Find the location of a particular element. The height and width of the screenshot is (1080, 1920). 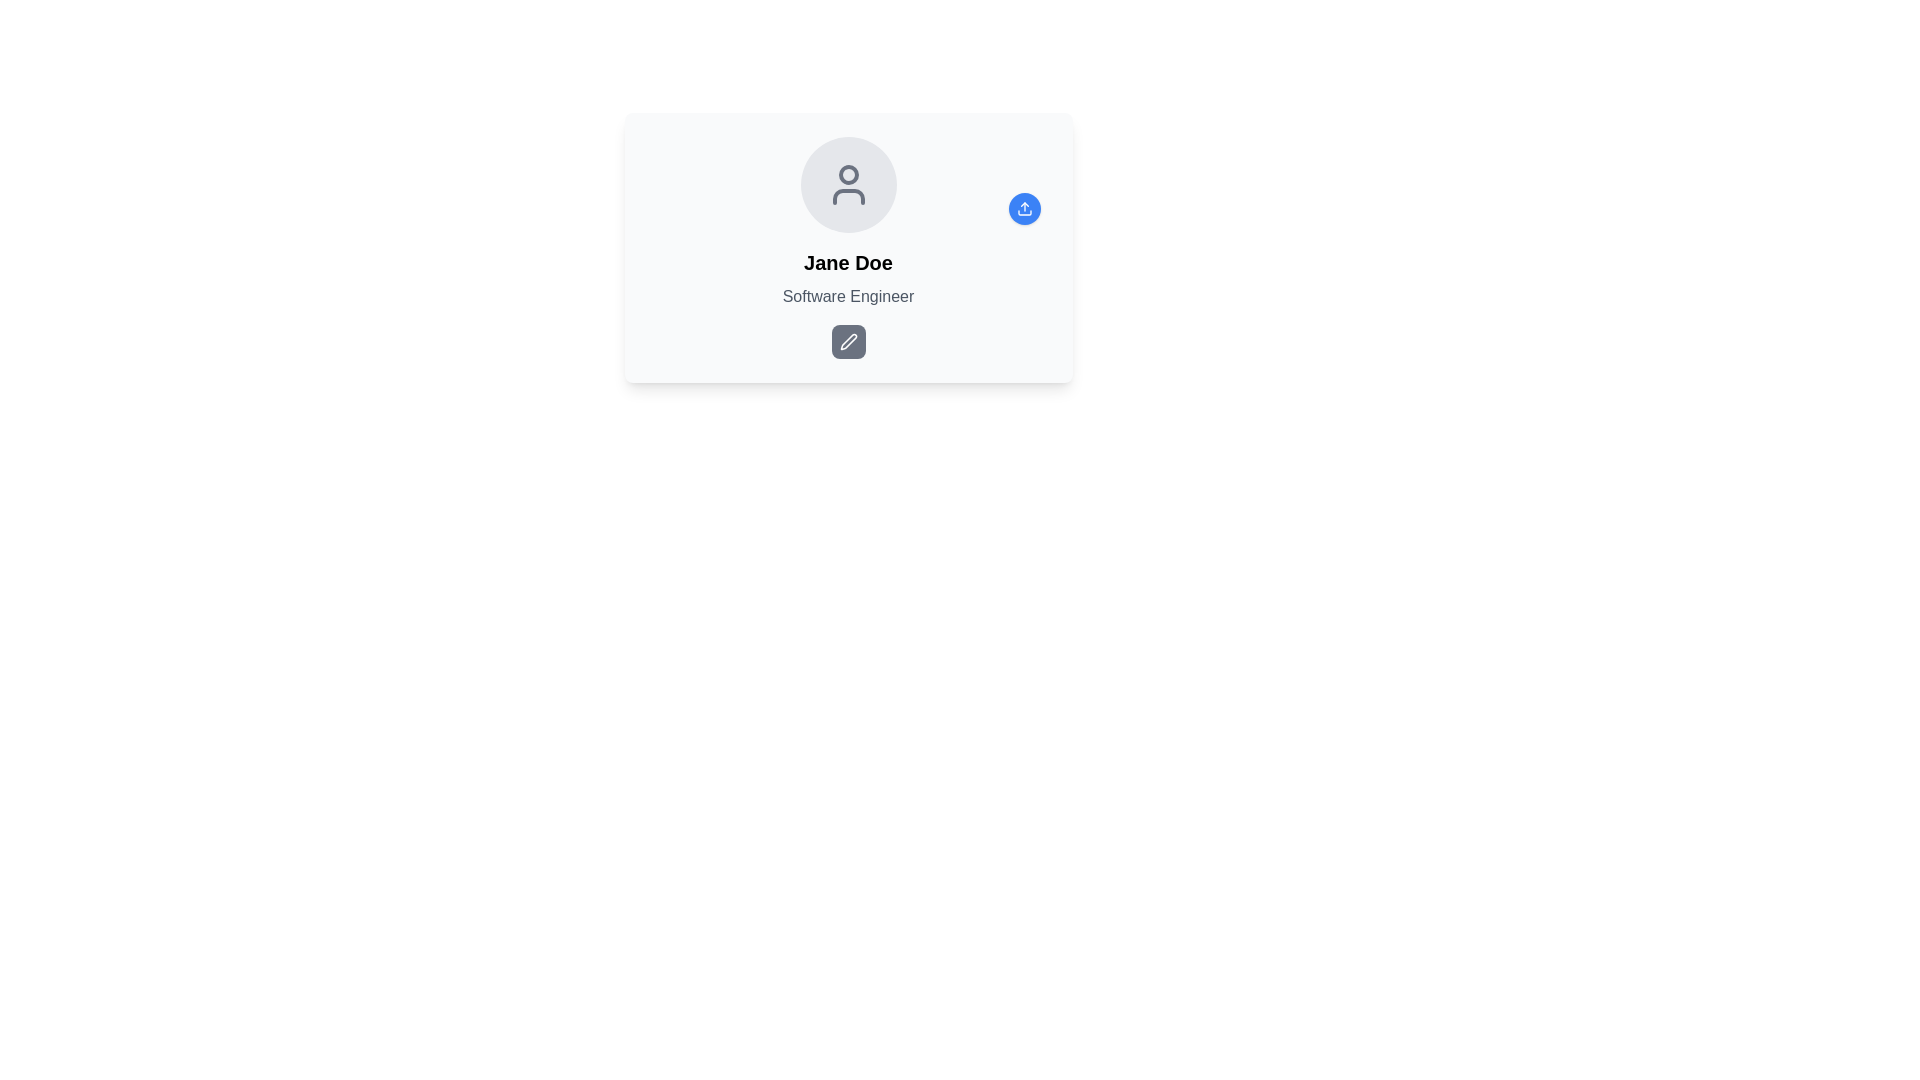

the user icon representing a simplified person silhouette, which is styled in gray and located near the upper center of an information card layout, above the text labels 'Jane Doe' and 'Software Engineer' is located at coordinates (848, 185).